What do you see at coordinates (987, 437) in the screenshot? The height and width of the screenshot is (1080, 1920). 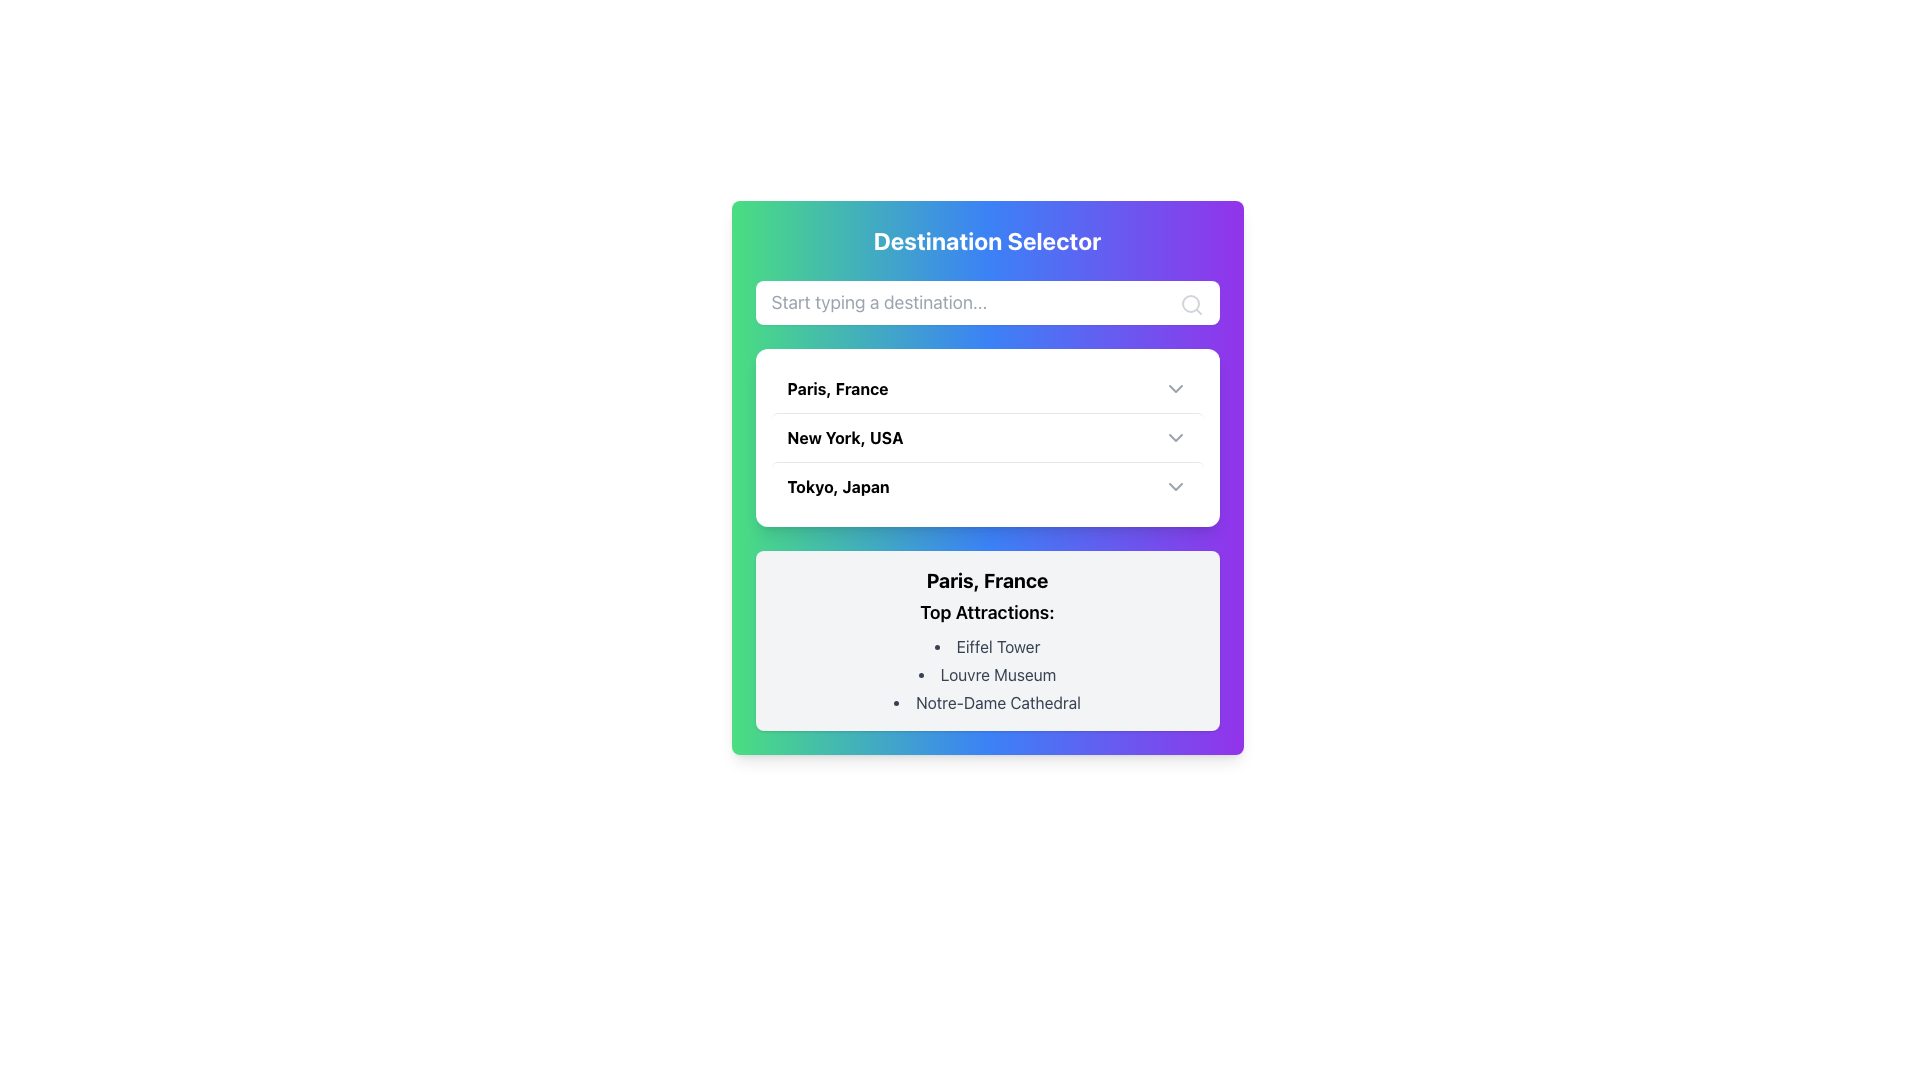 I see `the second item in the destination selection menu labeled 'New York, USA'` at bounding box center [987, 437].